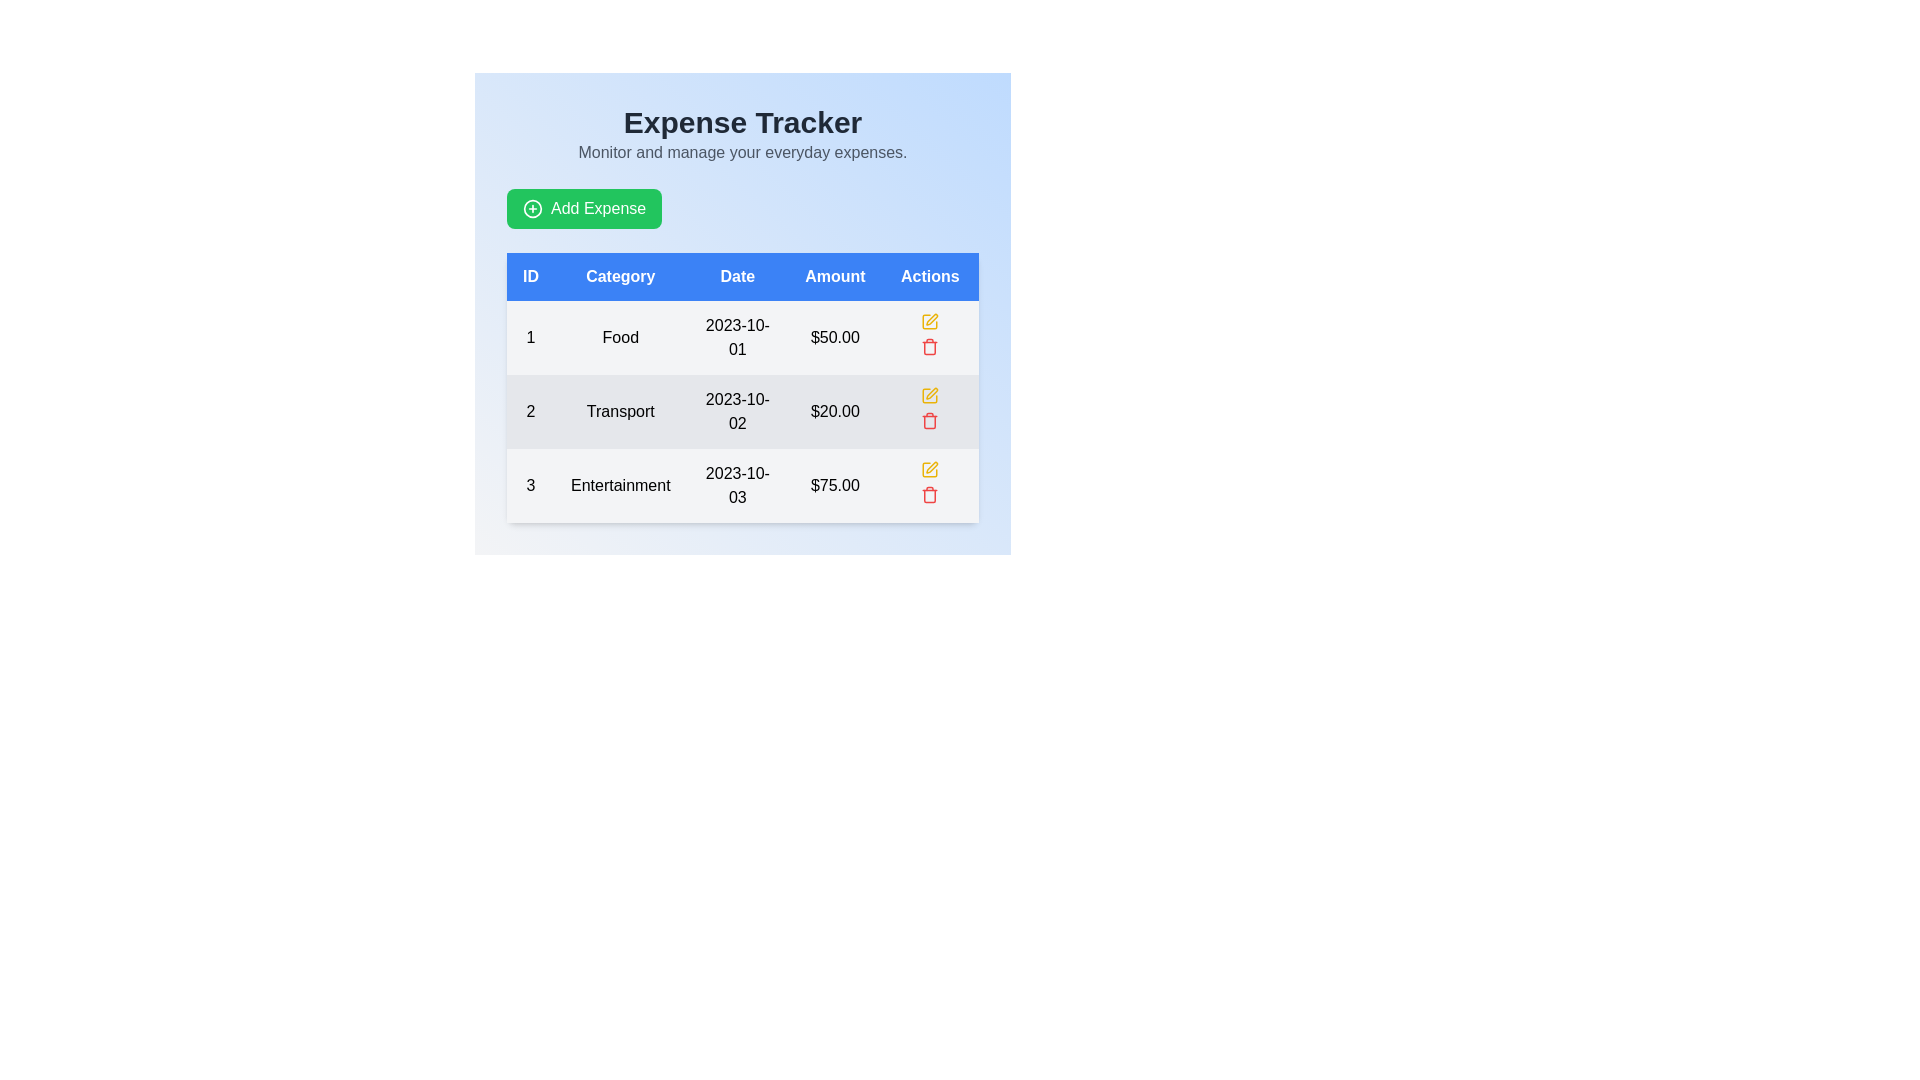 This screenshot has width=1920, height=1080. Describe the element at coordinates (619, 337) in the screenshot. I see `the text cell displaying 'Food' located in the second column of the first row in the table under the 'Category' header` at that location.